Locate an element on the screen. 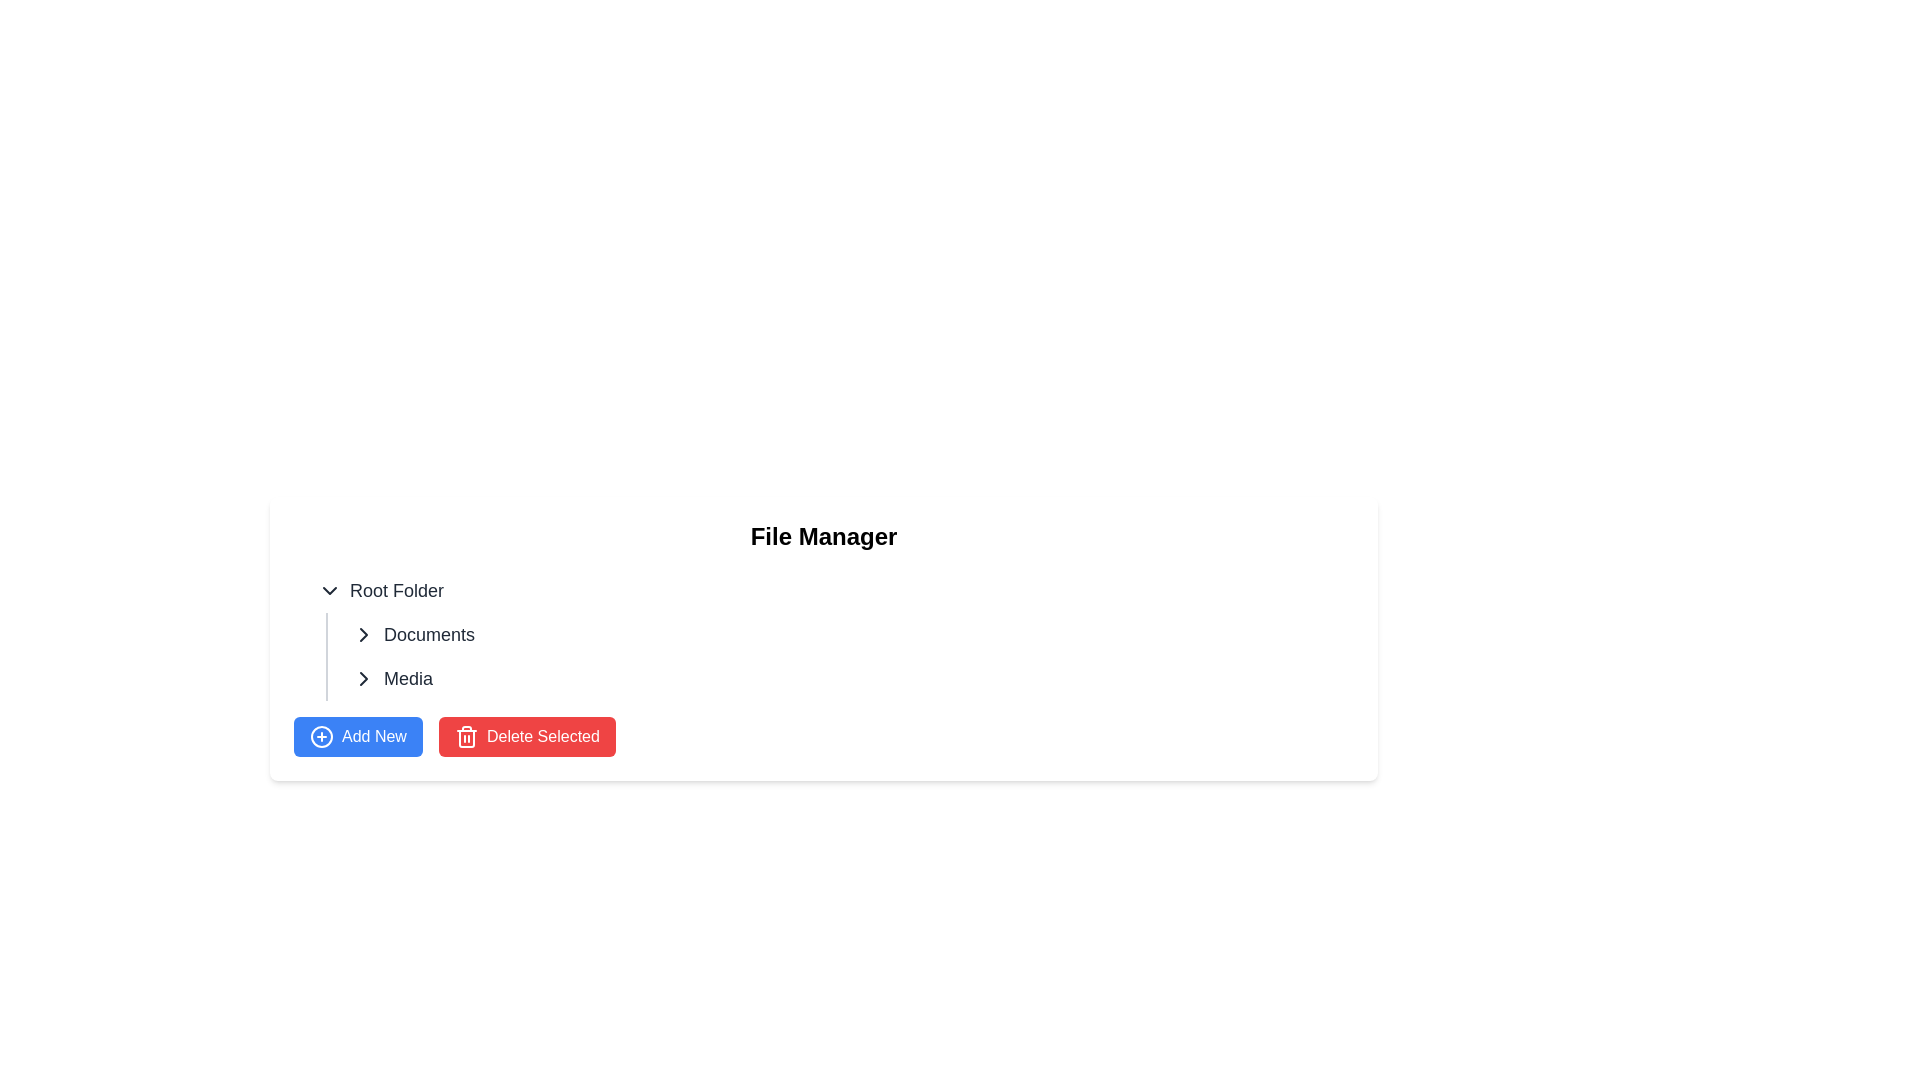  the add symbol icon within the 'Add New' button is located at coordinates (321, 736).